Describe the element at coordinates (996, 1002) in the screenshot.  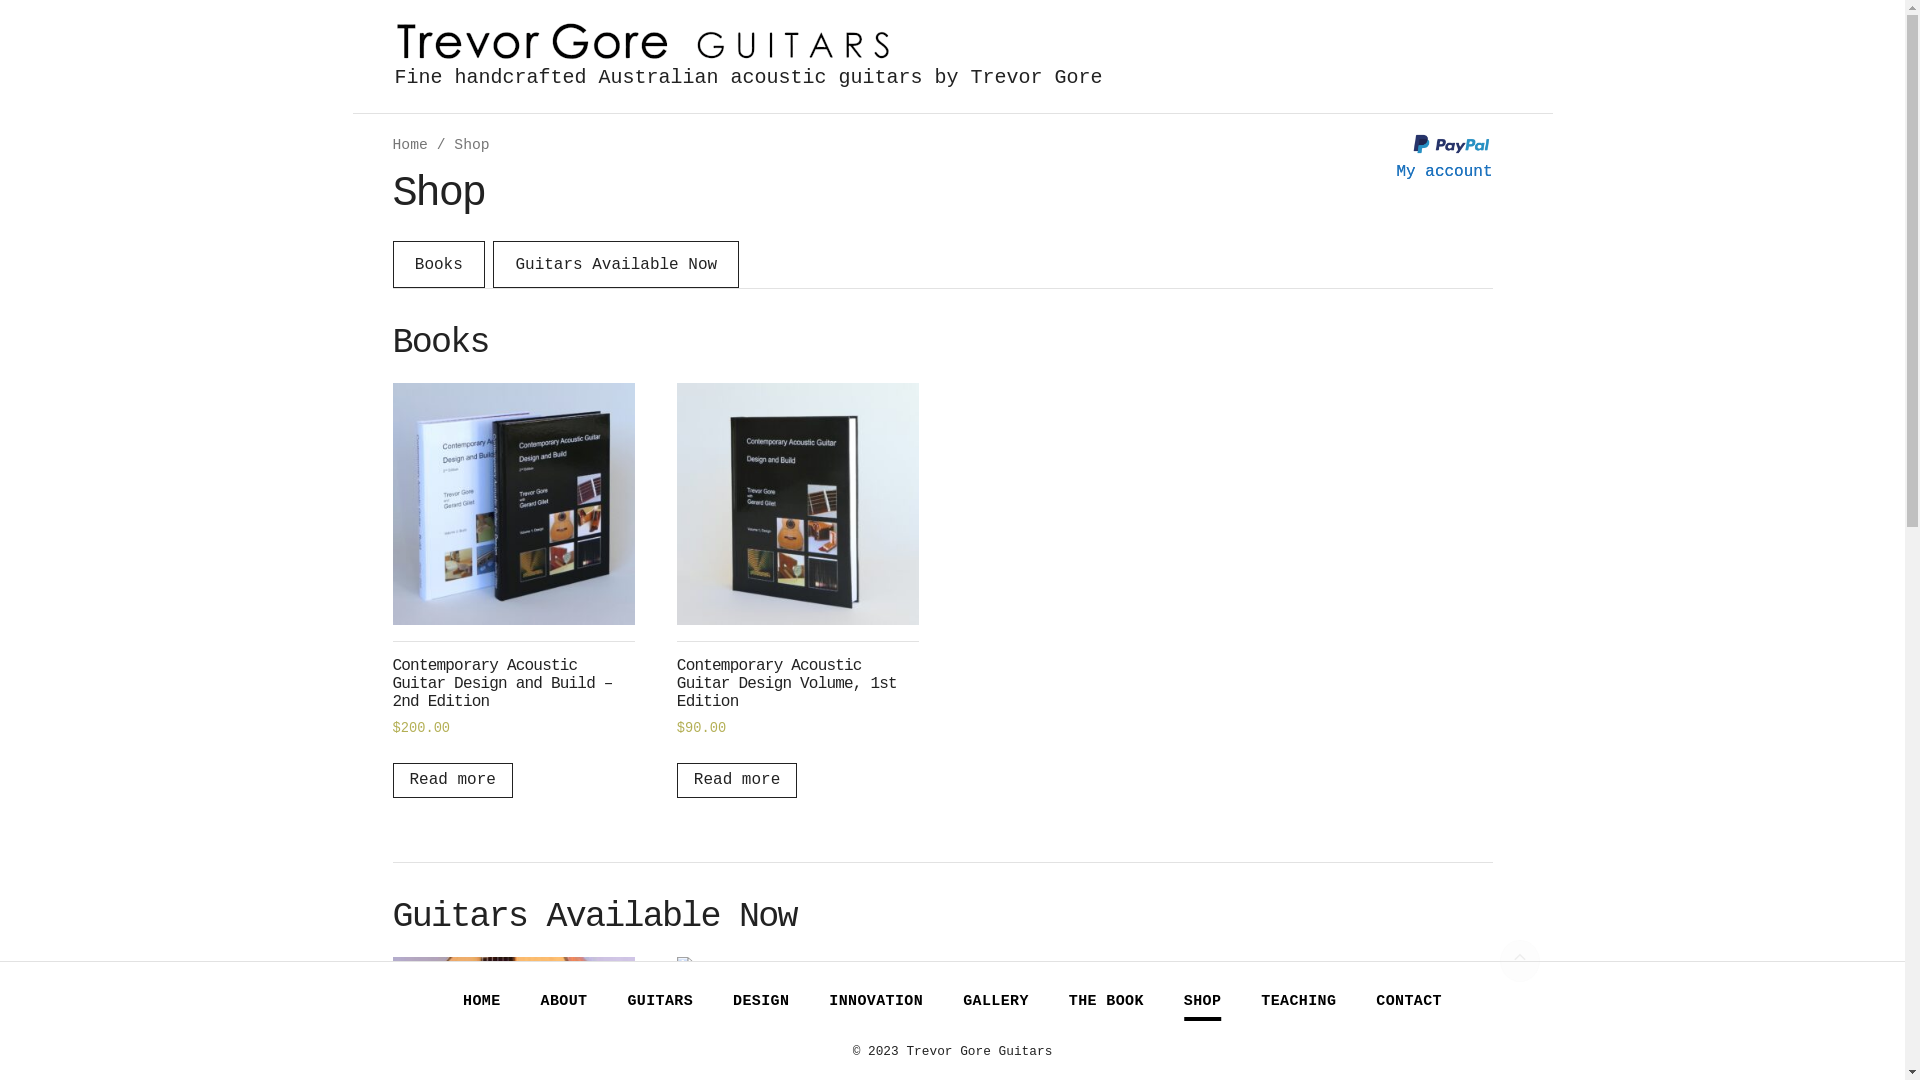
I see `'GALLERY'` at that location.